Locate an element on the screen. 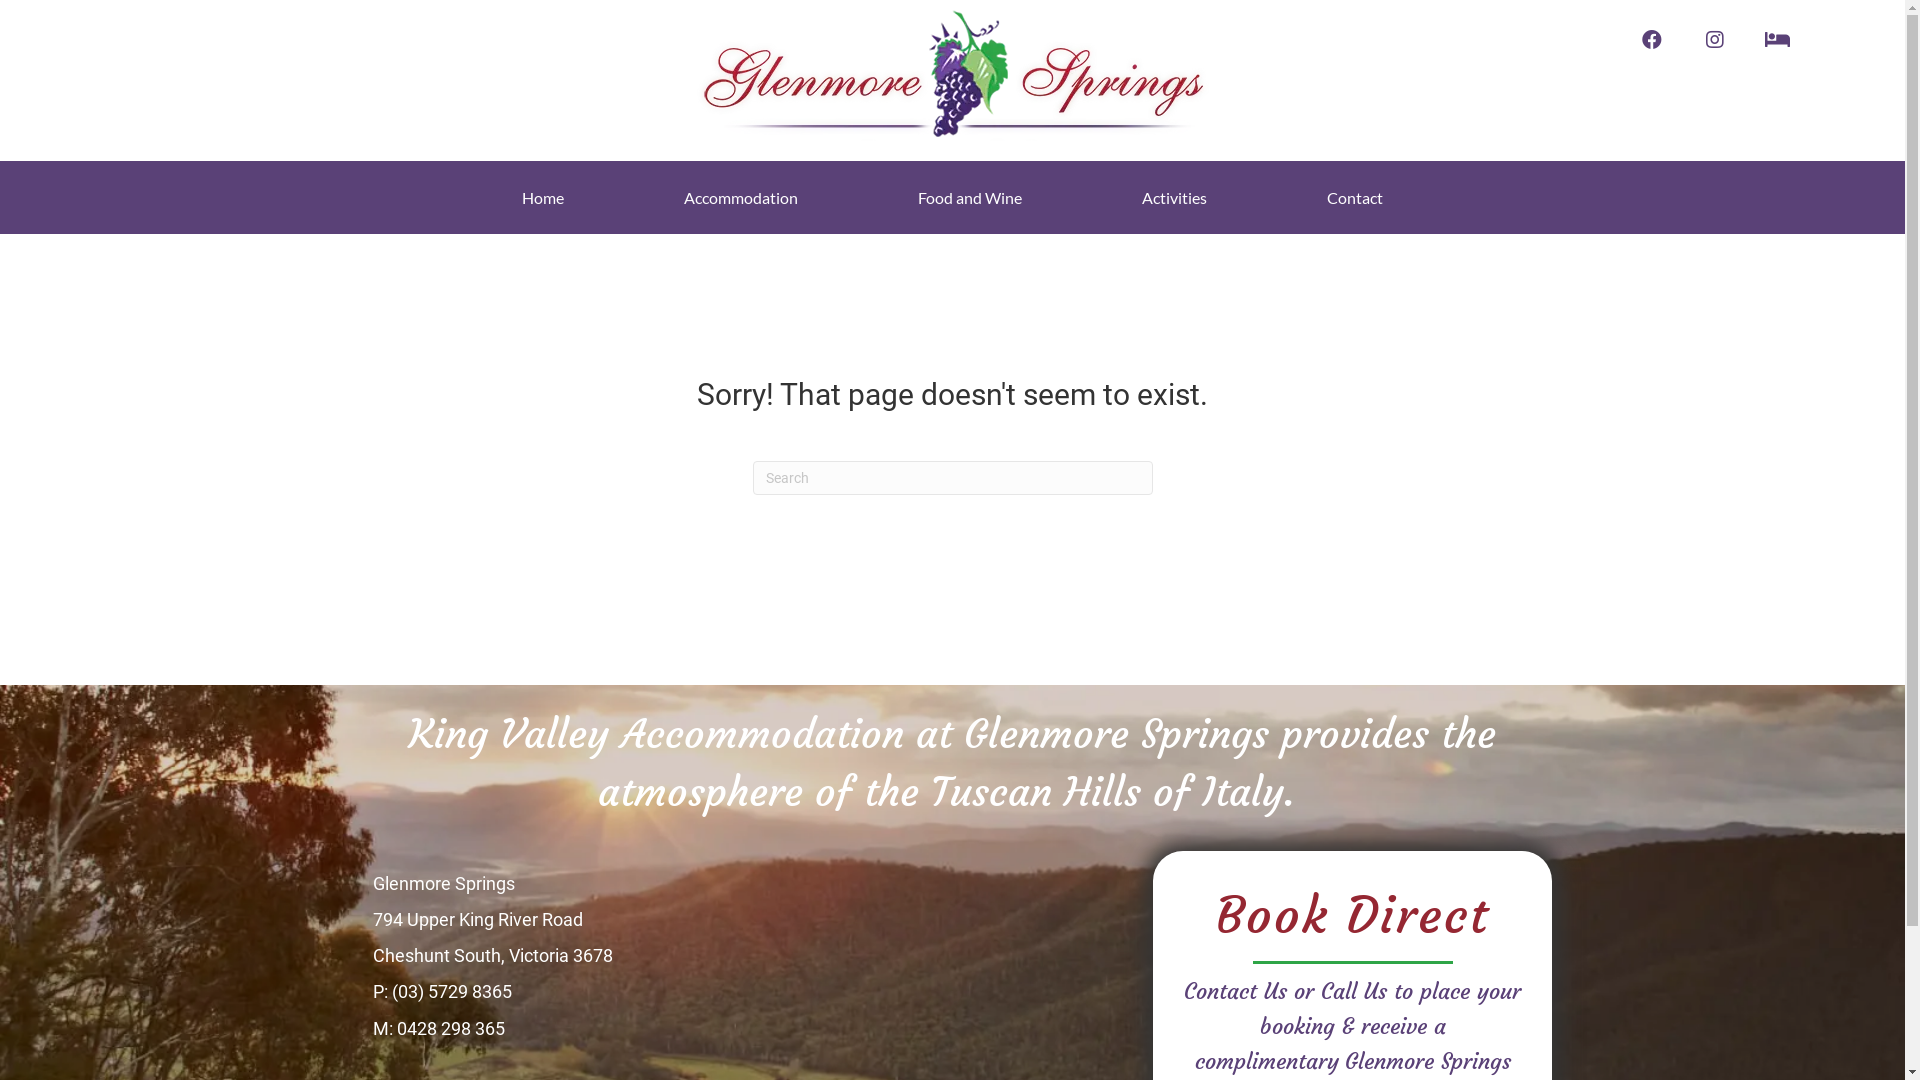 The image size is (1920, 1080). 'Contact' is located at coordinates (1316, 197).